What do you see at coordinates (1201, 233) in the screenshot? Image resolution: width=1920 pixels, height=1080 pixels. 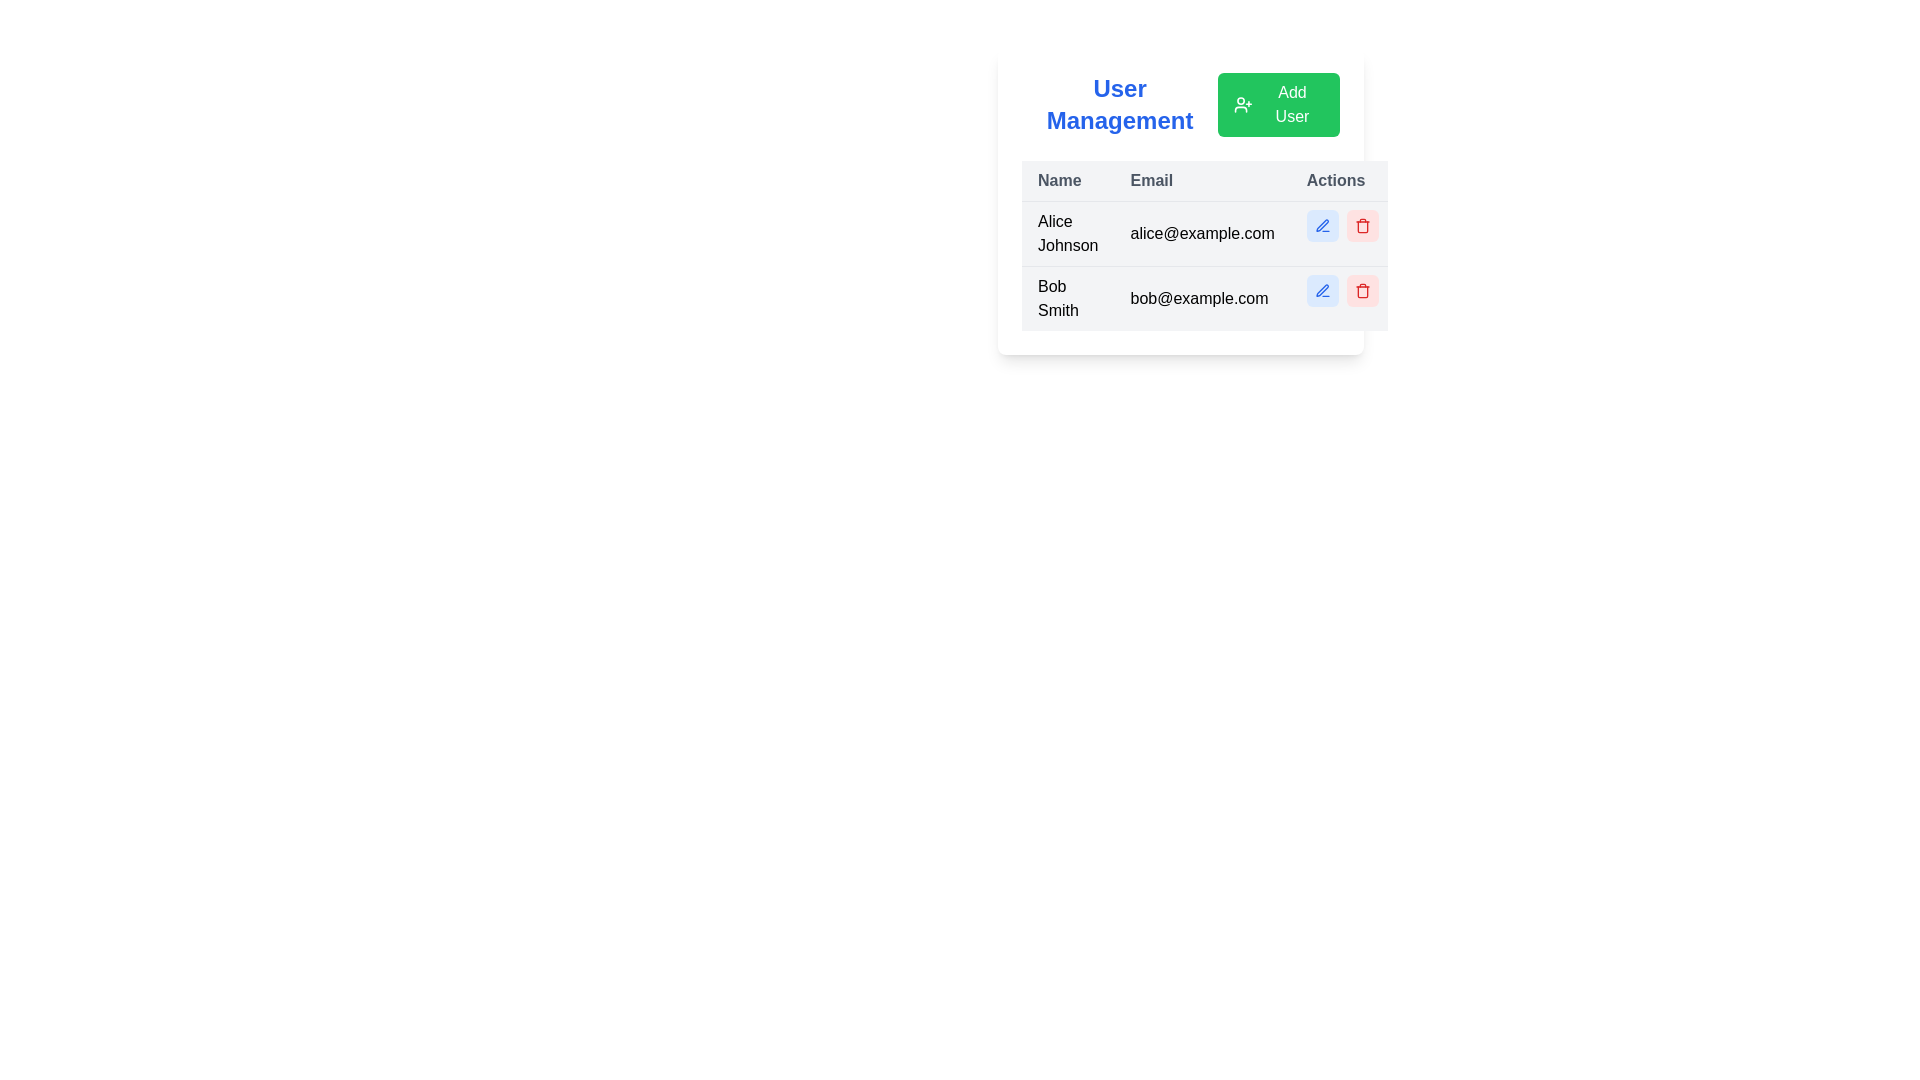 I see `the text label displaying the email address 'alice@example.com' located in the second column under the 'Email' header in the user information table` at bounding box center [1201, 233].